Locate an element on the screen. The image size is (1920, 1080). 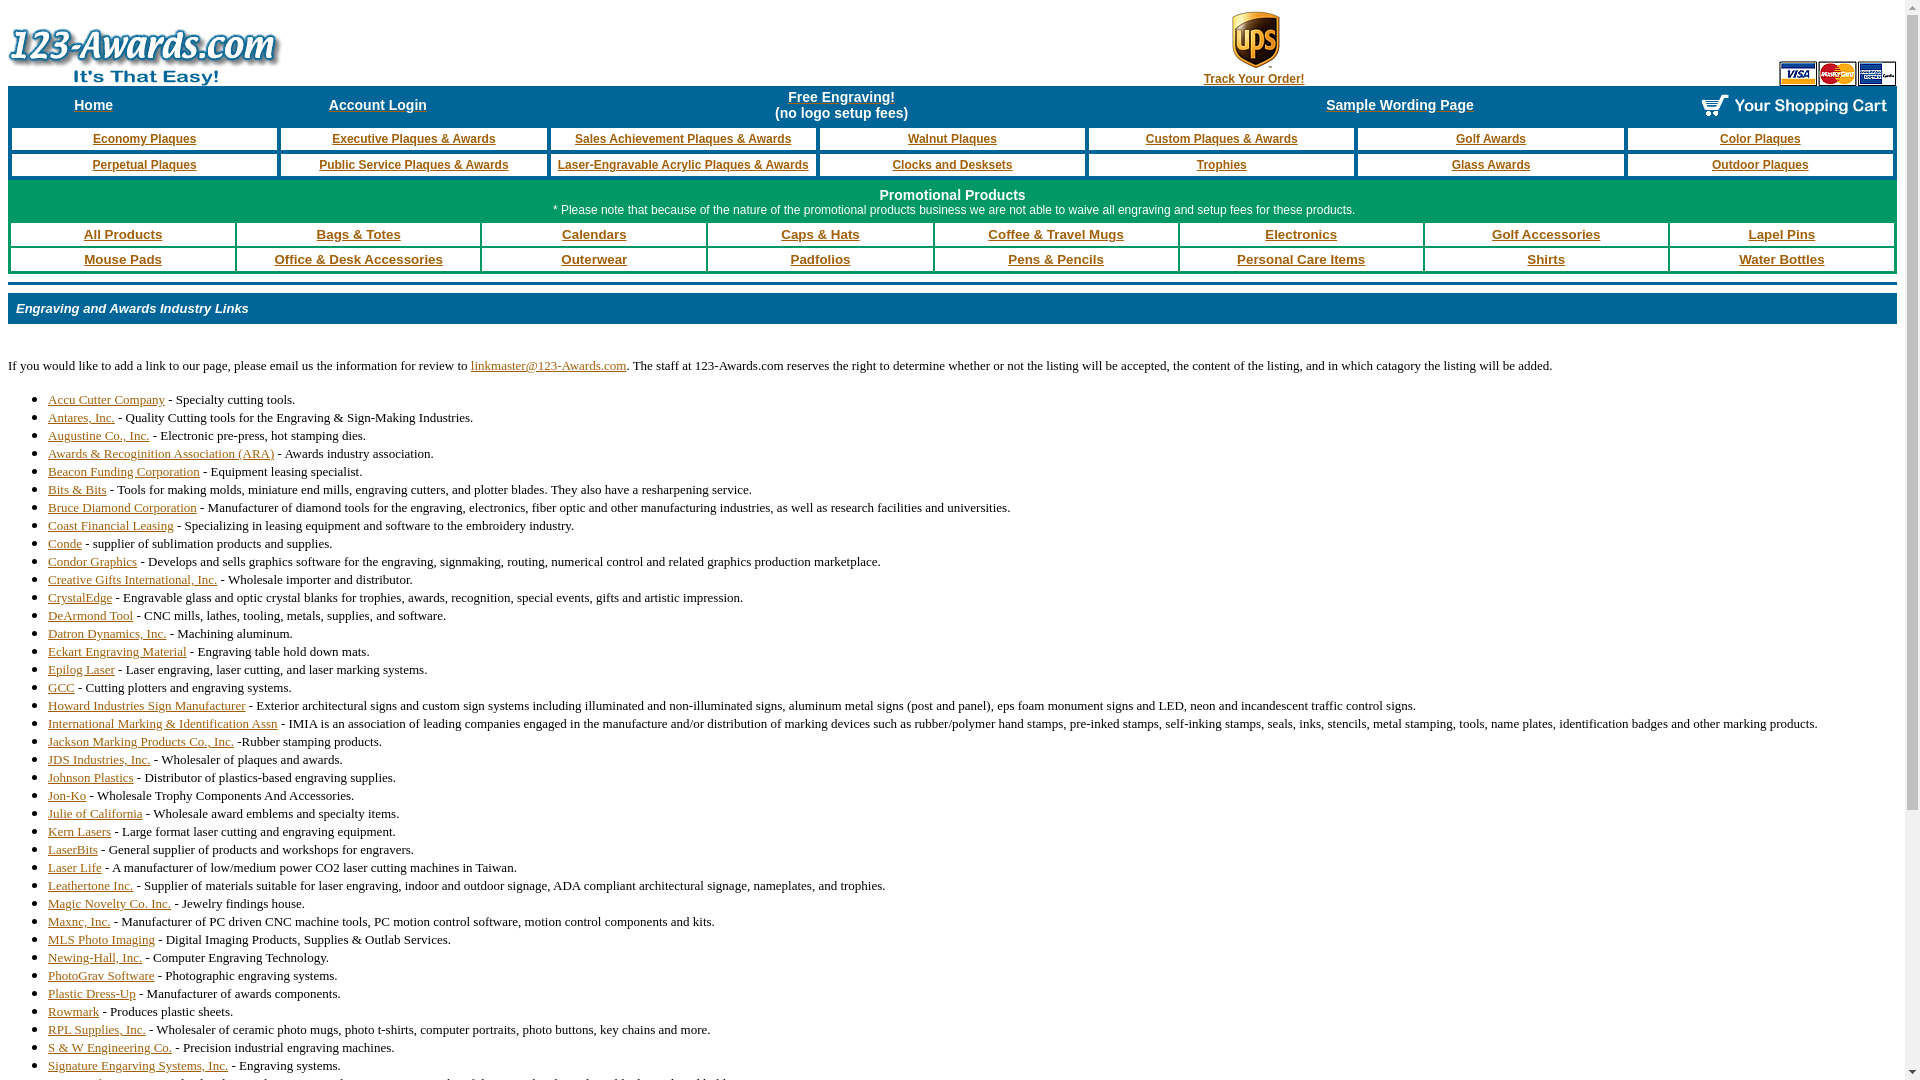
'Jackson Marking Products Co., Inc.' is located at coordinates (139, 741).